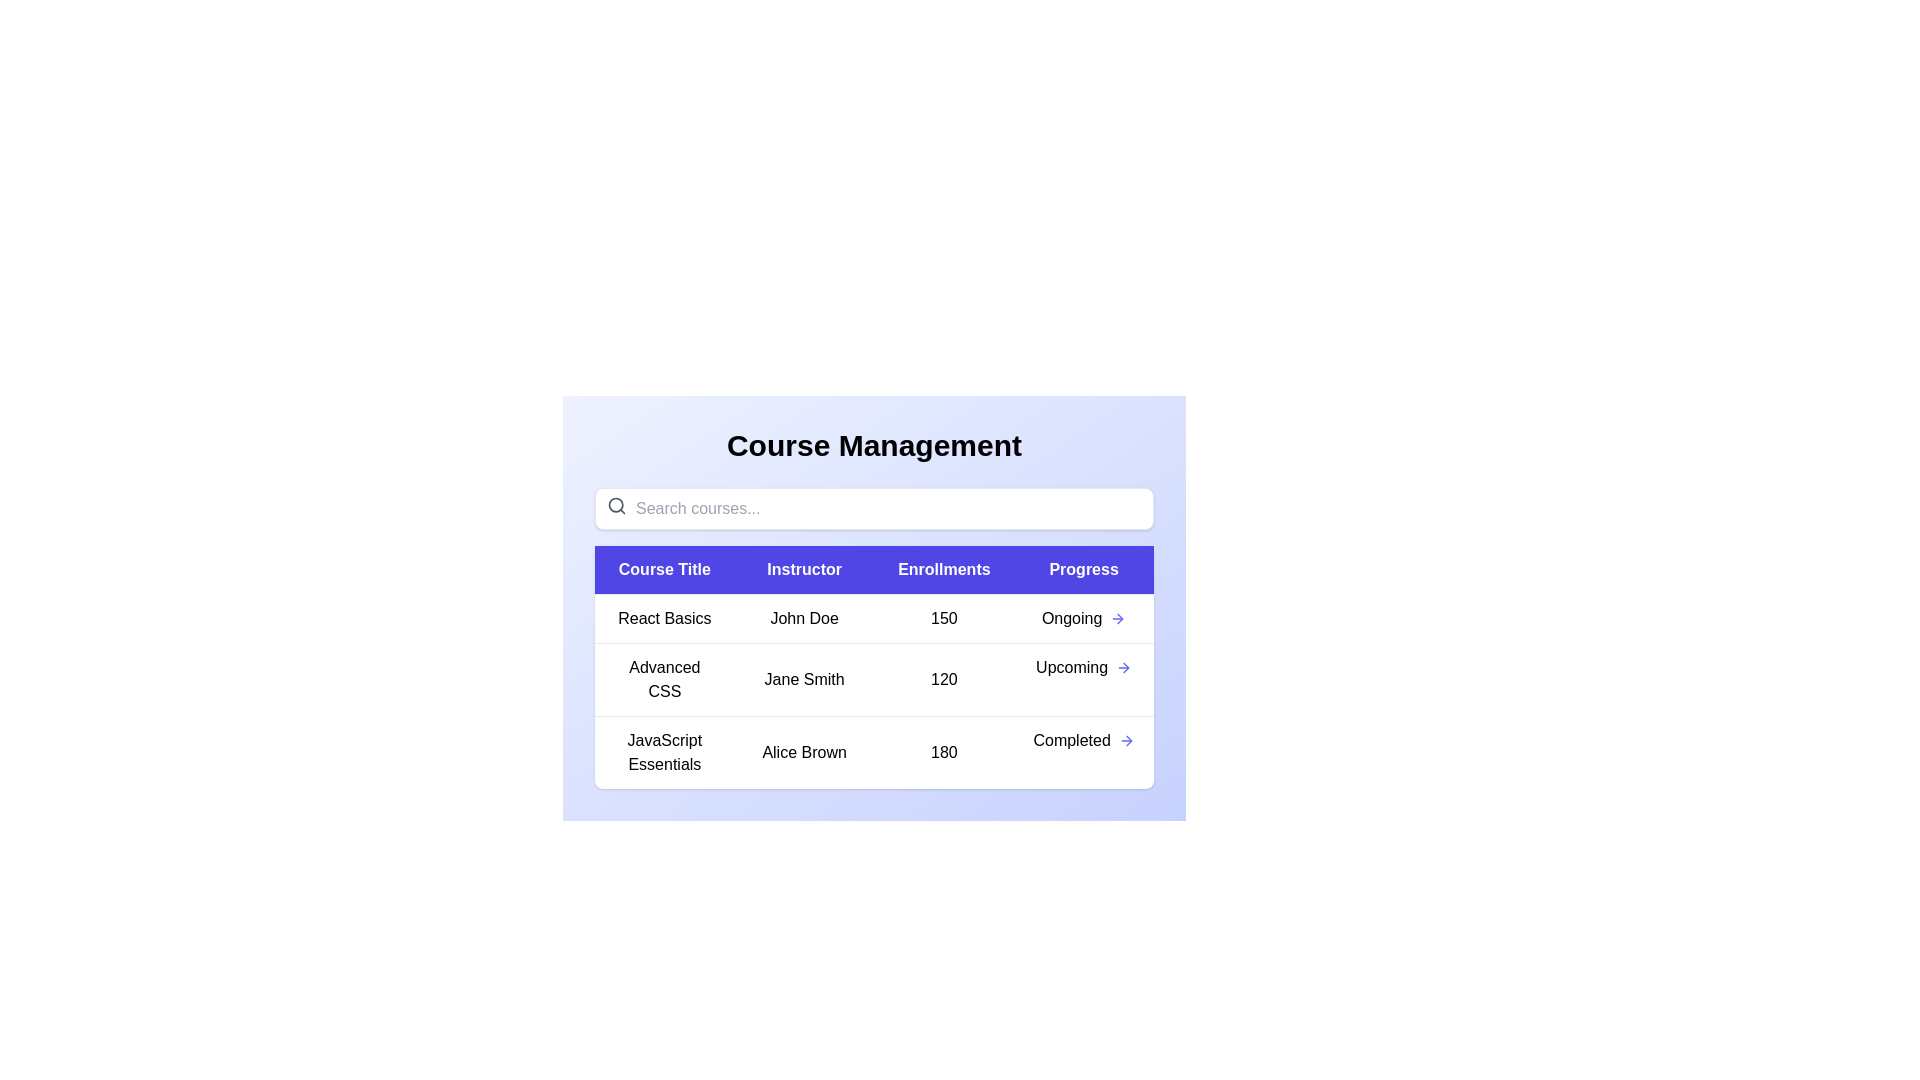  Describe the element at coordinates (1117, 617) in the screenshot. I see `the progress arrow for the course titled React Basics` at that location.